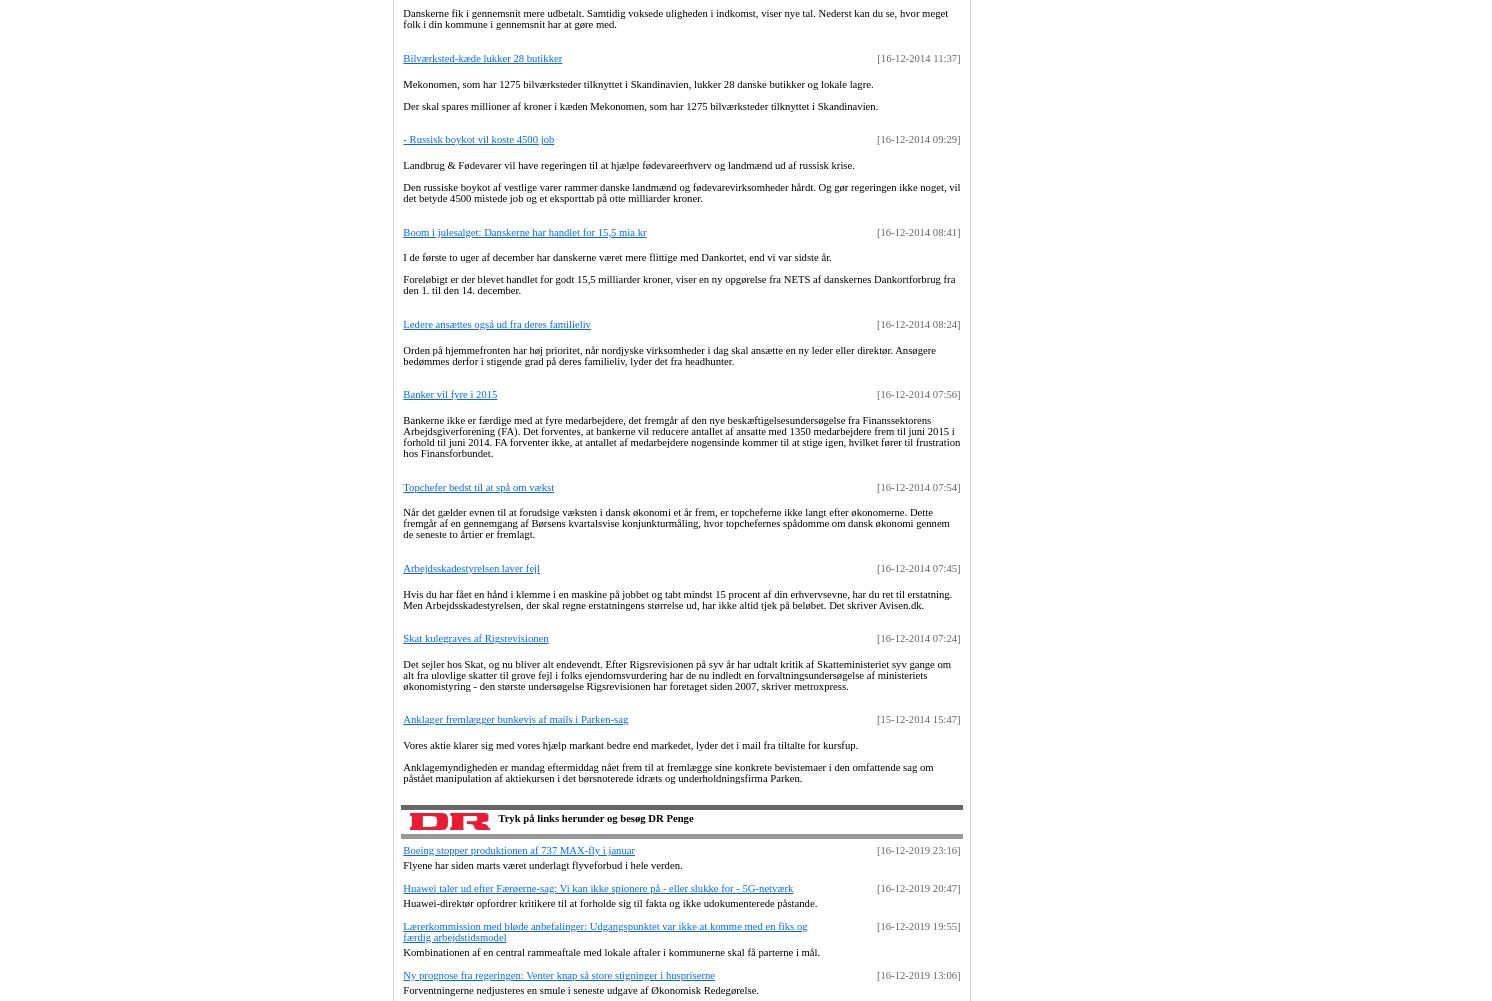 The width and height of the screenshot is (1492, 1001). What do you see at coordinates (471, 566) in the screenshot?
I see `'Arbejdsskadestyrelsen laver fejl'` at bounding box center [471, 566].